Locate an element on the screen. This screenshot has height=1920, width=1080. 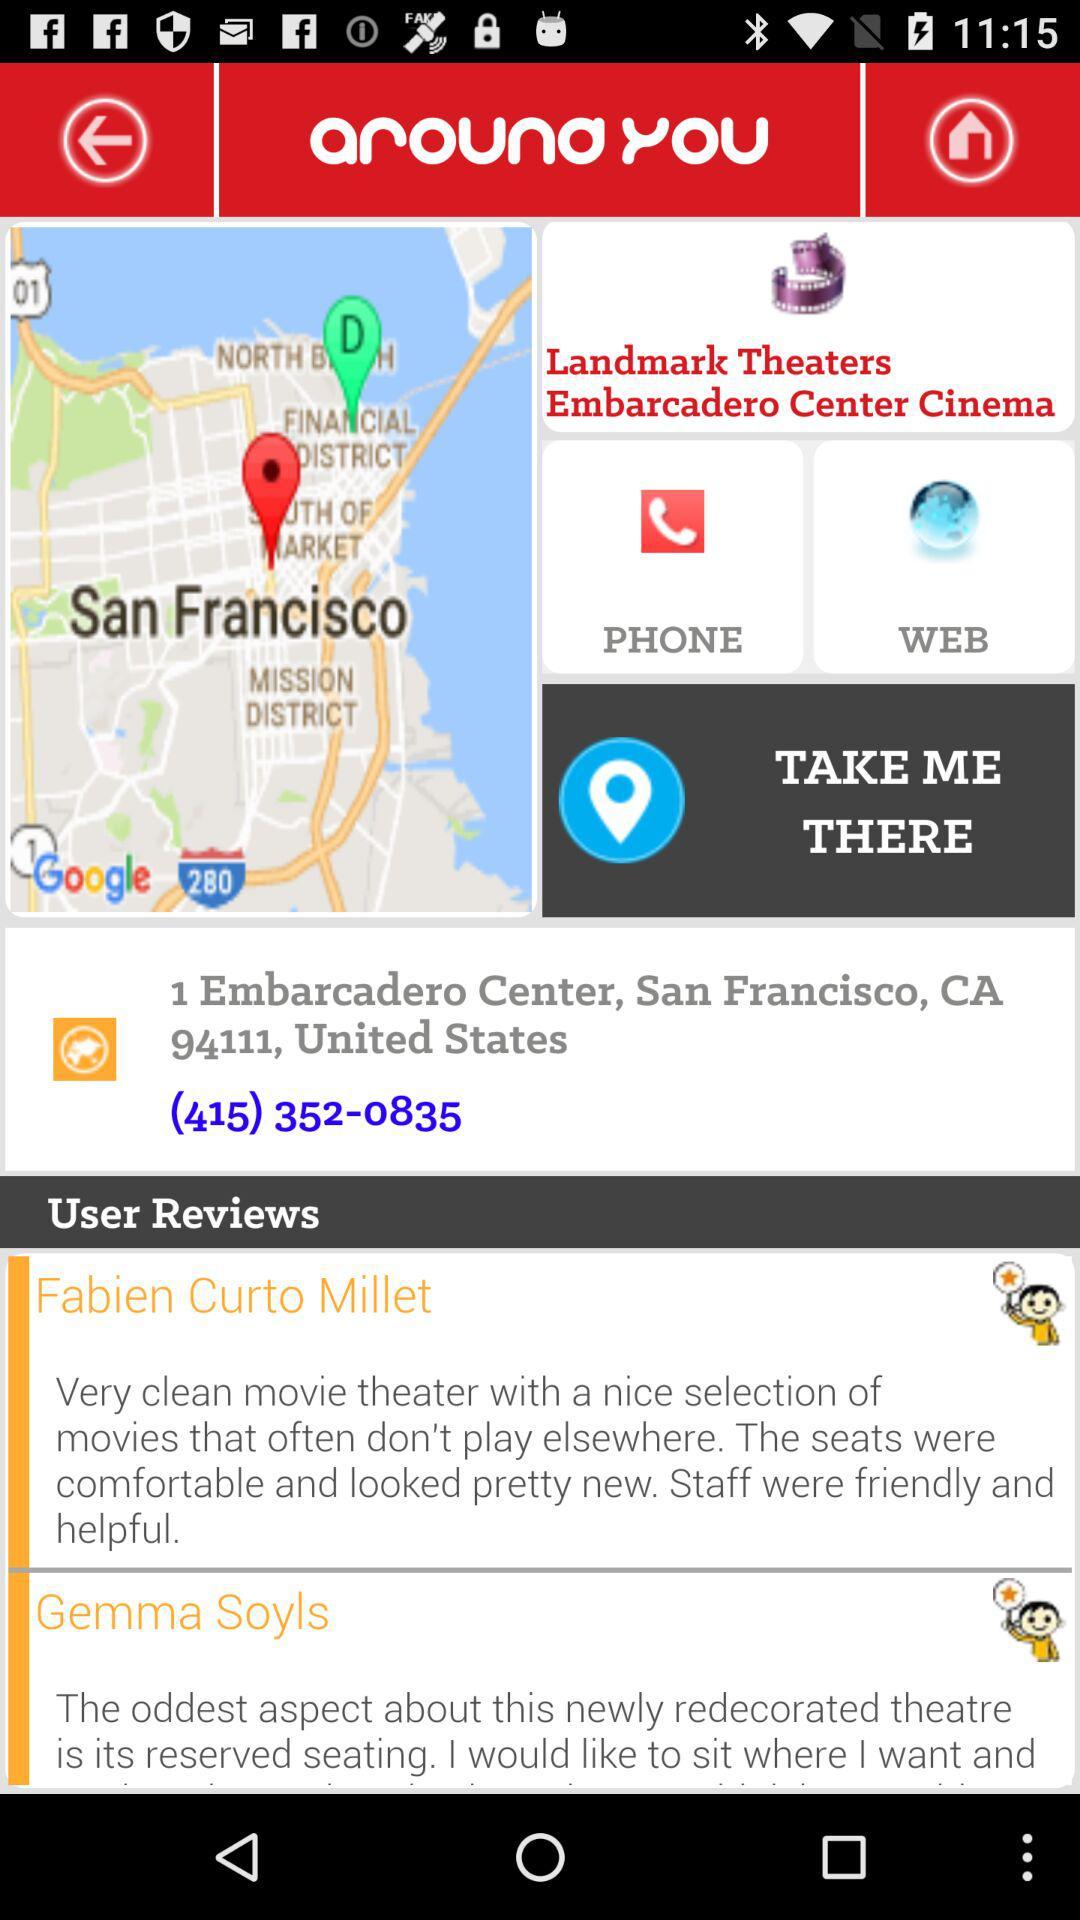
the item next to the fabien curto millet icon is located at coordinates (18, 1410).